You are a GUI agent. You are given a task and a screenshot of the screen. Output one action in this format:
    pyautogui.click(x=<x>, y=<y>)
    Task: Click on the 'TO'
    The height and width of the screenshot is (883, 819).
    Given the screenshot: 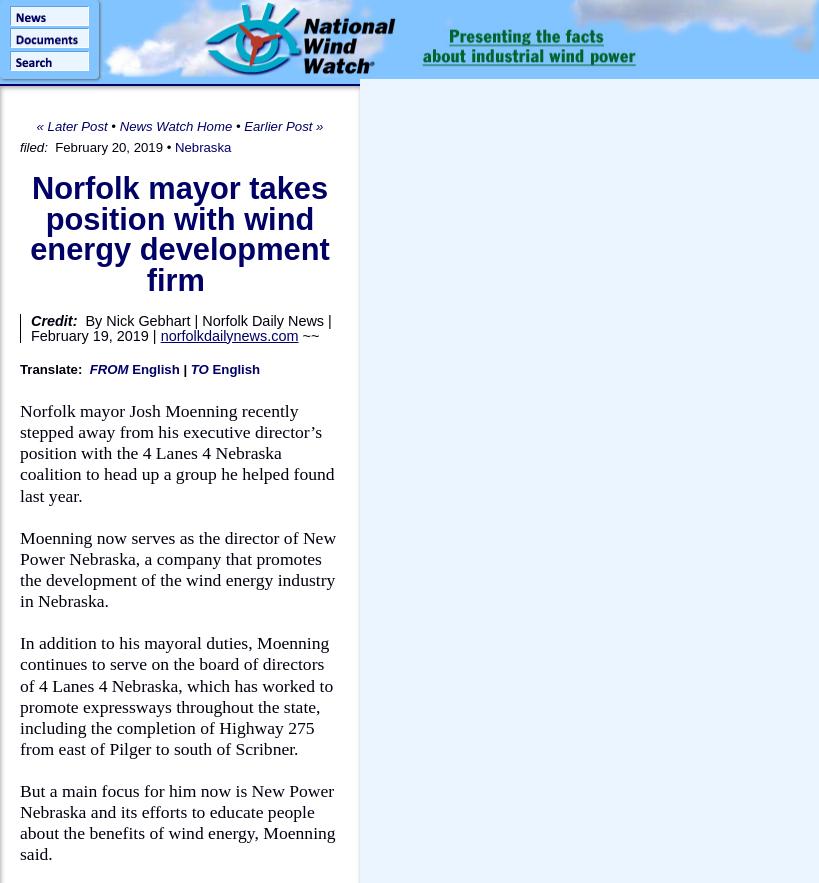 What is the action you would take?
    pyautogui.click(x=190, y=368)
    